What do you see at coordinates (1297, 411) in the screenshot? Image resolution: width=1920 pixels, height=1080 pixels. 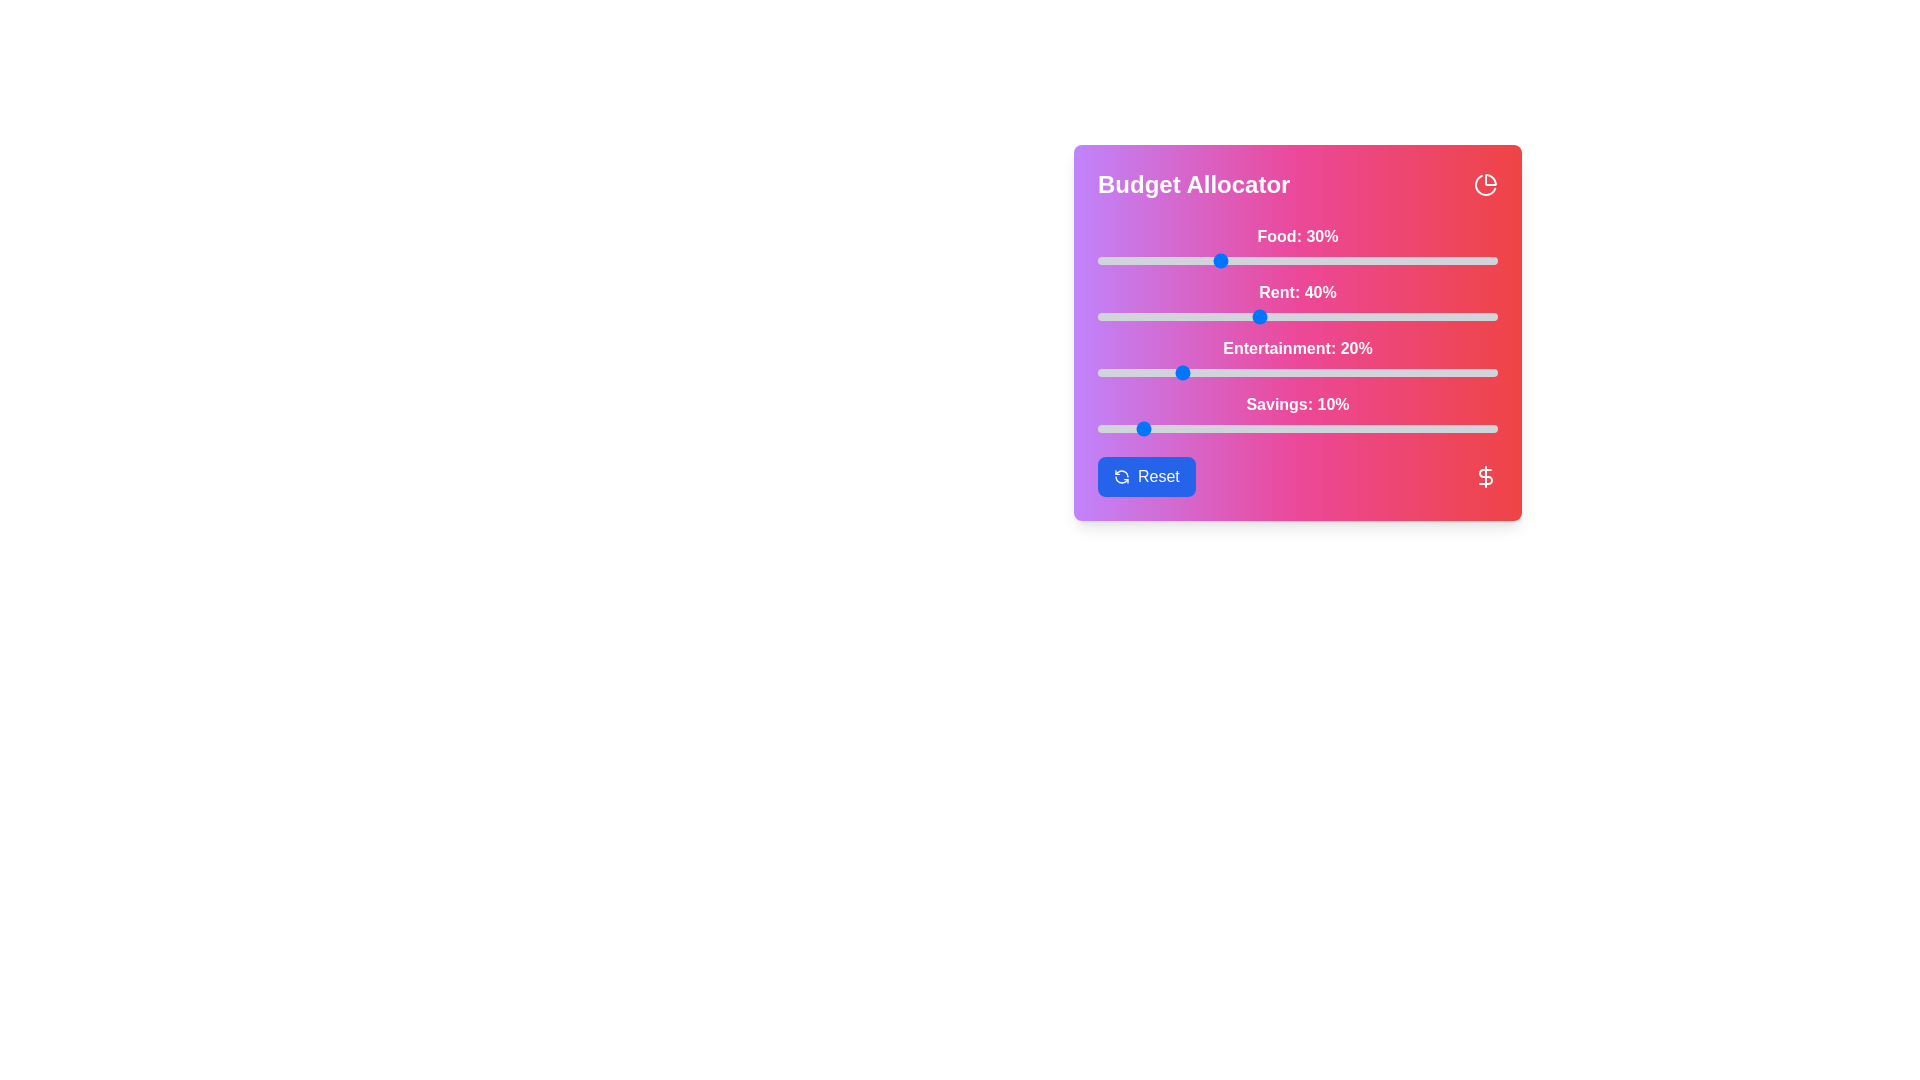 I see `the savings allocation slider element, which is the fourth entry in a vertical list of budget categories, located below 'Entertainment: 20%'` at bounding box center [1297, 411].